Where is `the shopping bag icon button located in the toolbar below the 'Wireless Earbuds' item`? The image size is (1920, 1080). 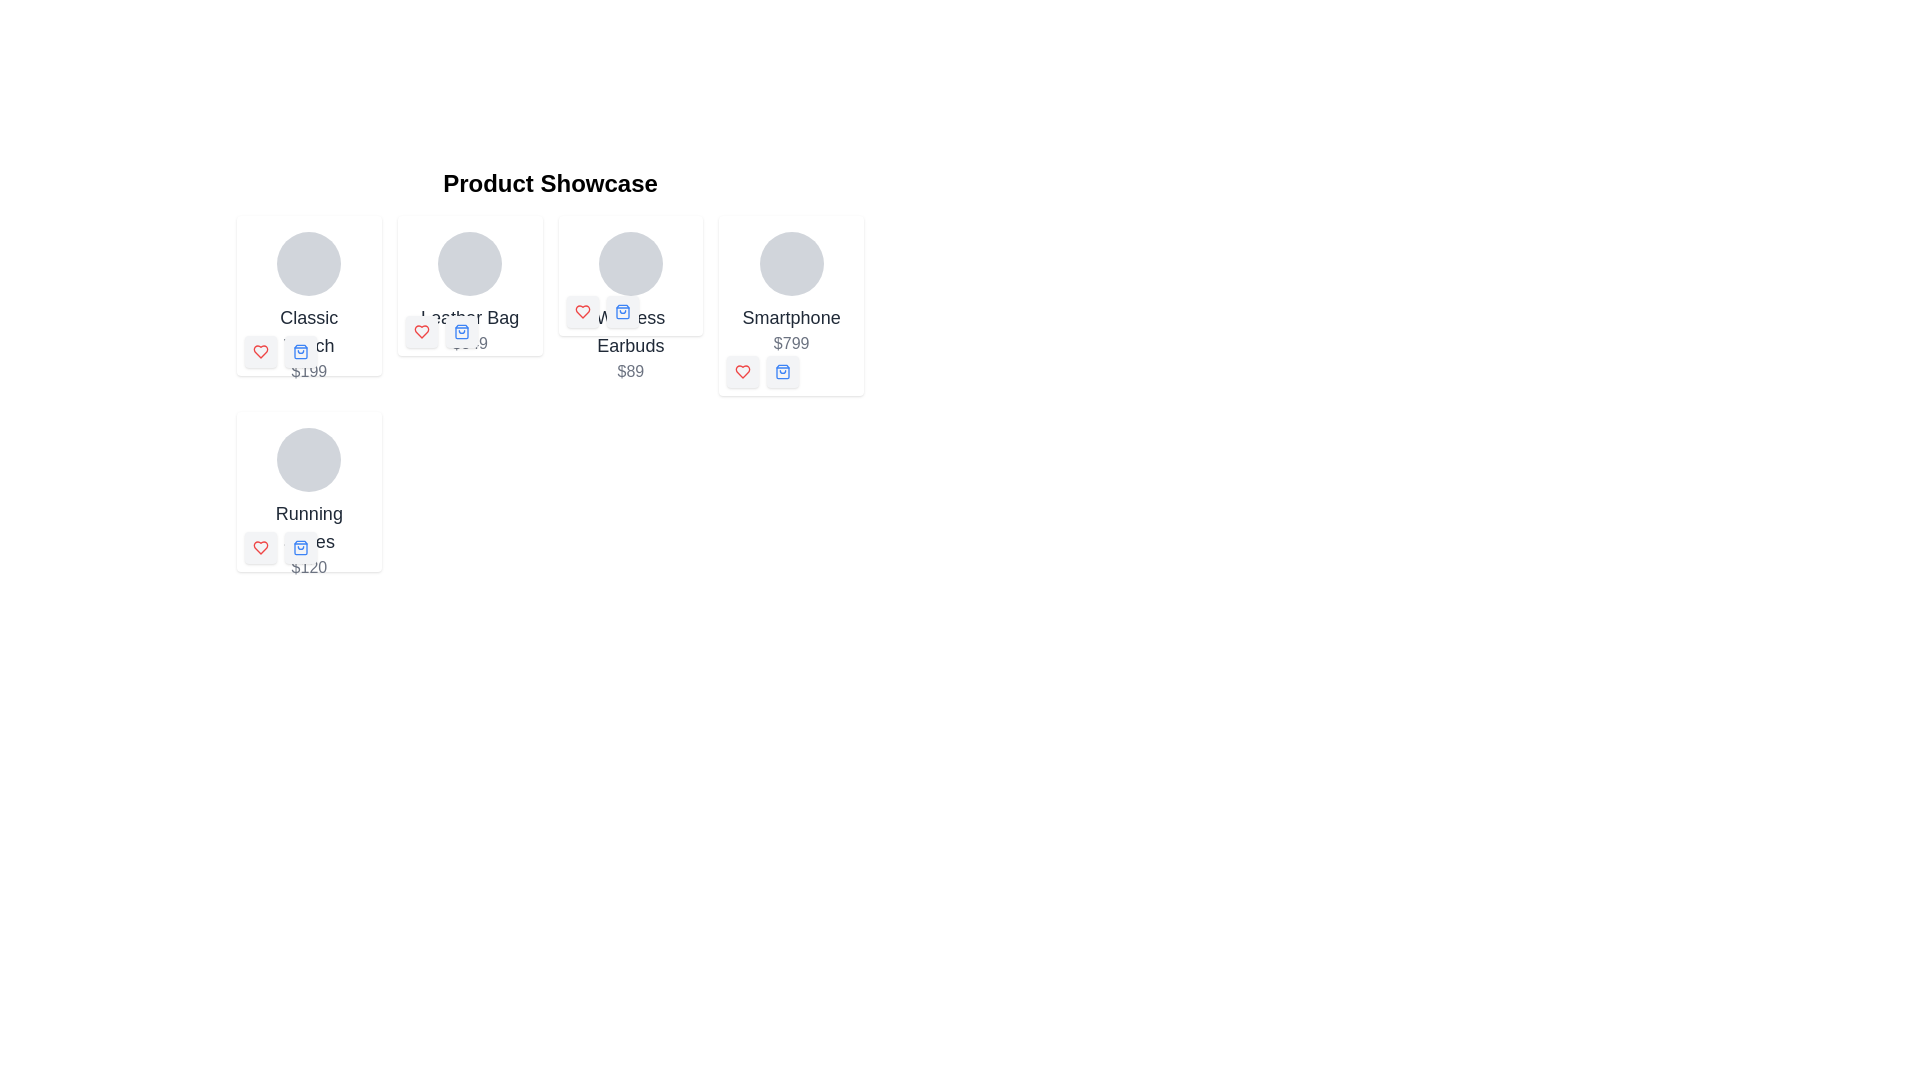 the shopping bag icon button located in the toolbar below the 'Wireless Earbuds' item is located at coordinates (621, 312).